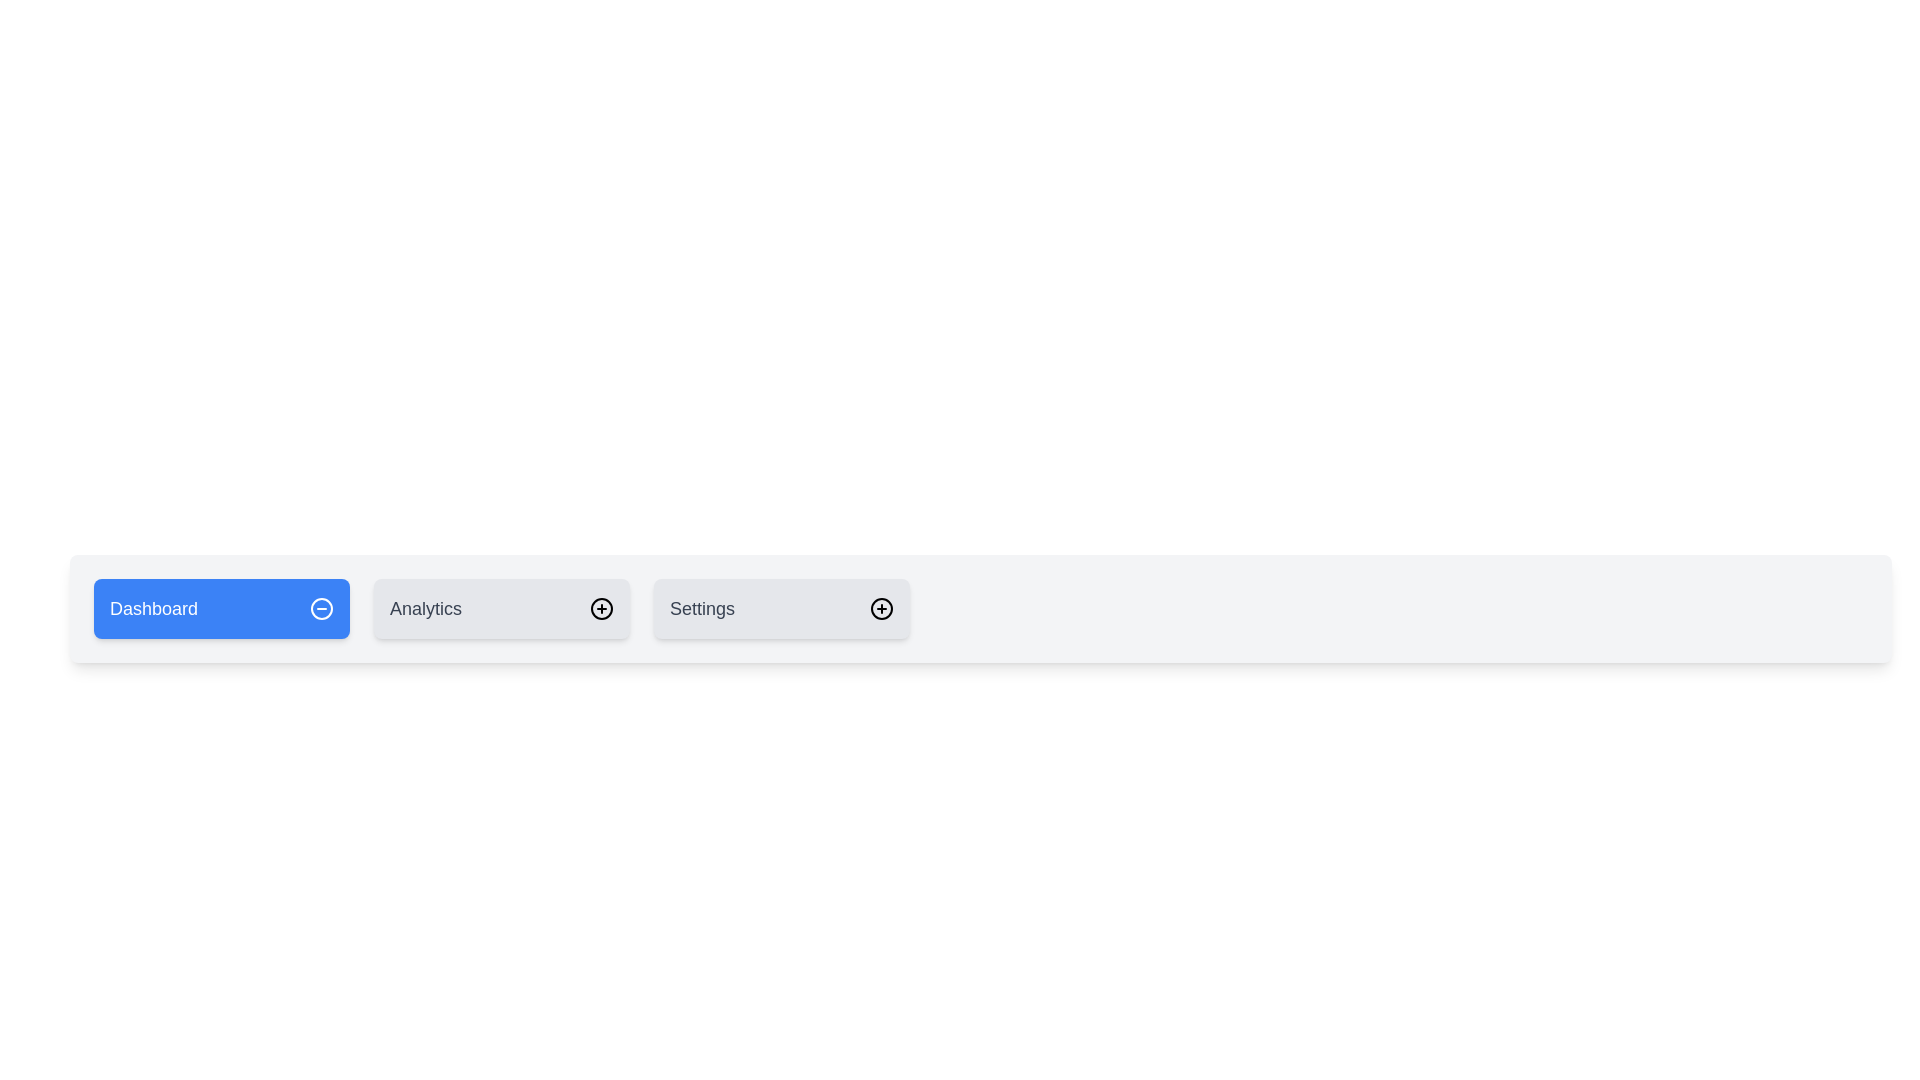 This screenshot has height=1080, width=1920. What do you see at coordinates (600, 608) in the screenshot?
I see `the 'Add' button located to the far right within the 'Analytics' box` at bounding box center [600, 608].